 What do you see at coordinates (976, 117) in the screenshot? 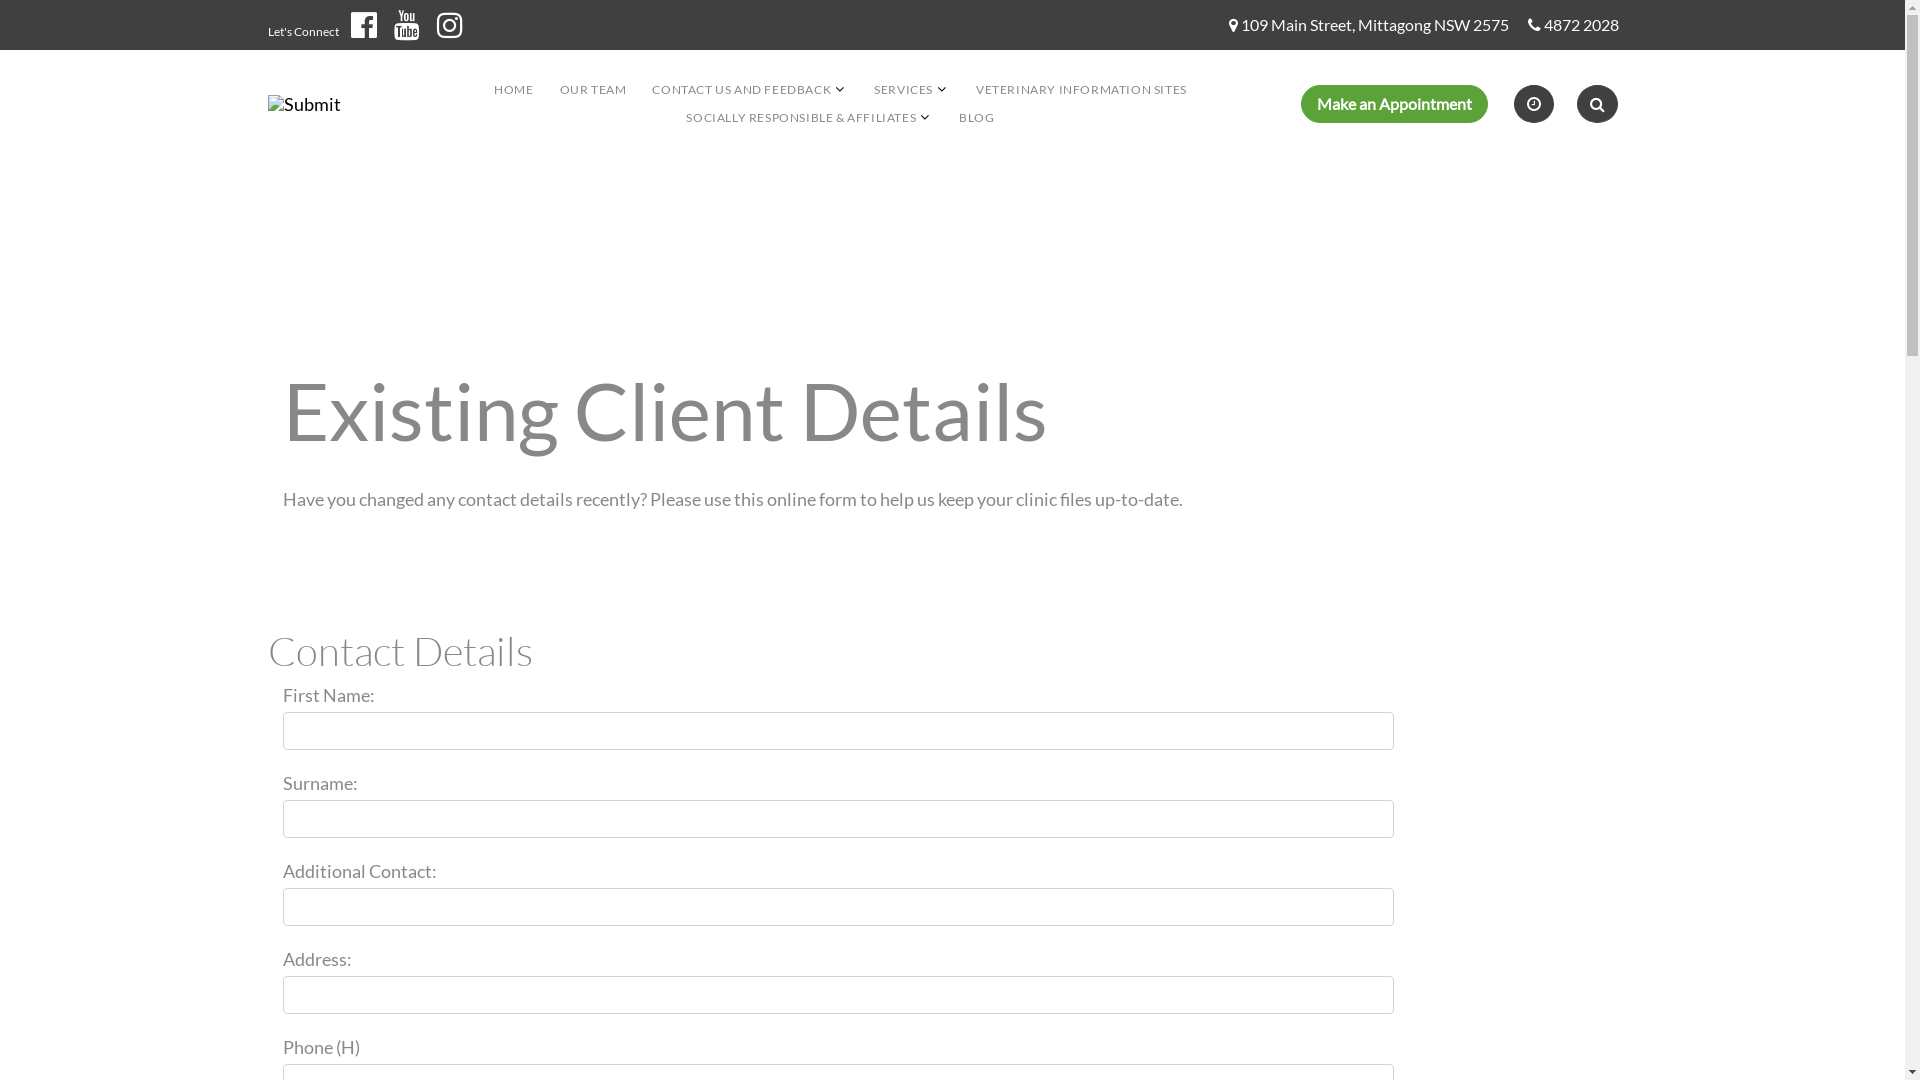
I see `'BLOG'` at bounding box center [976, 117].